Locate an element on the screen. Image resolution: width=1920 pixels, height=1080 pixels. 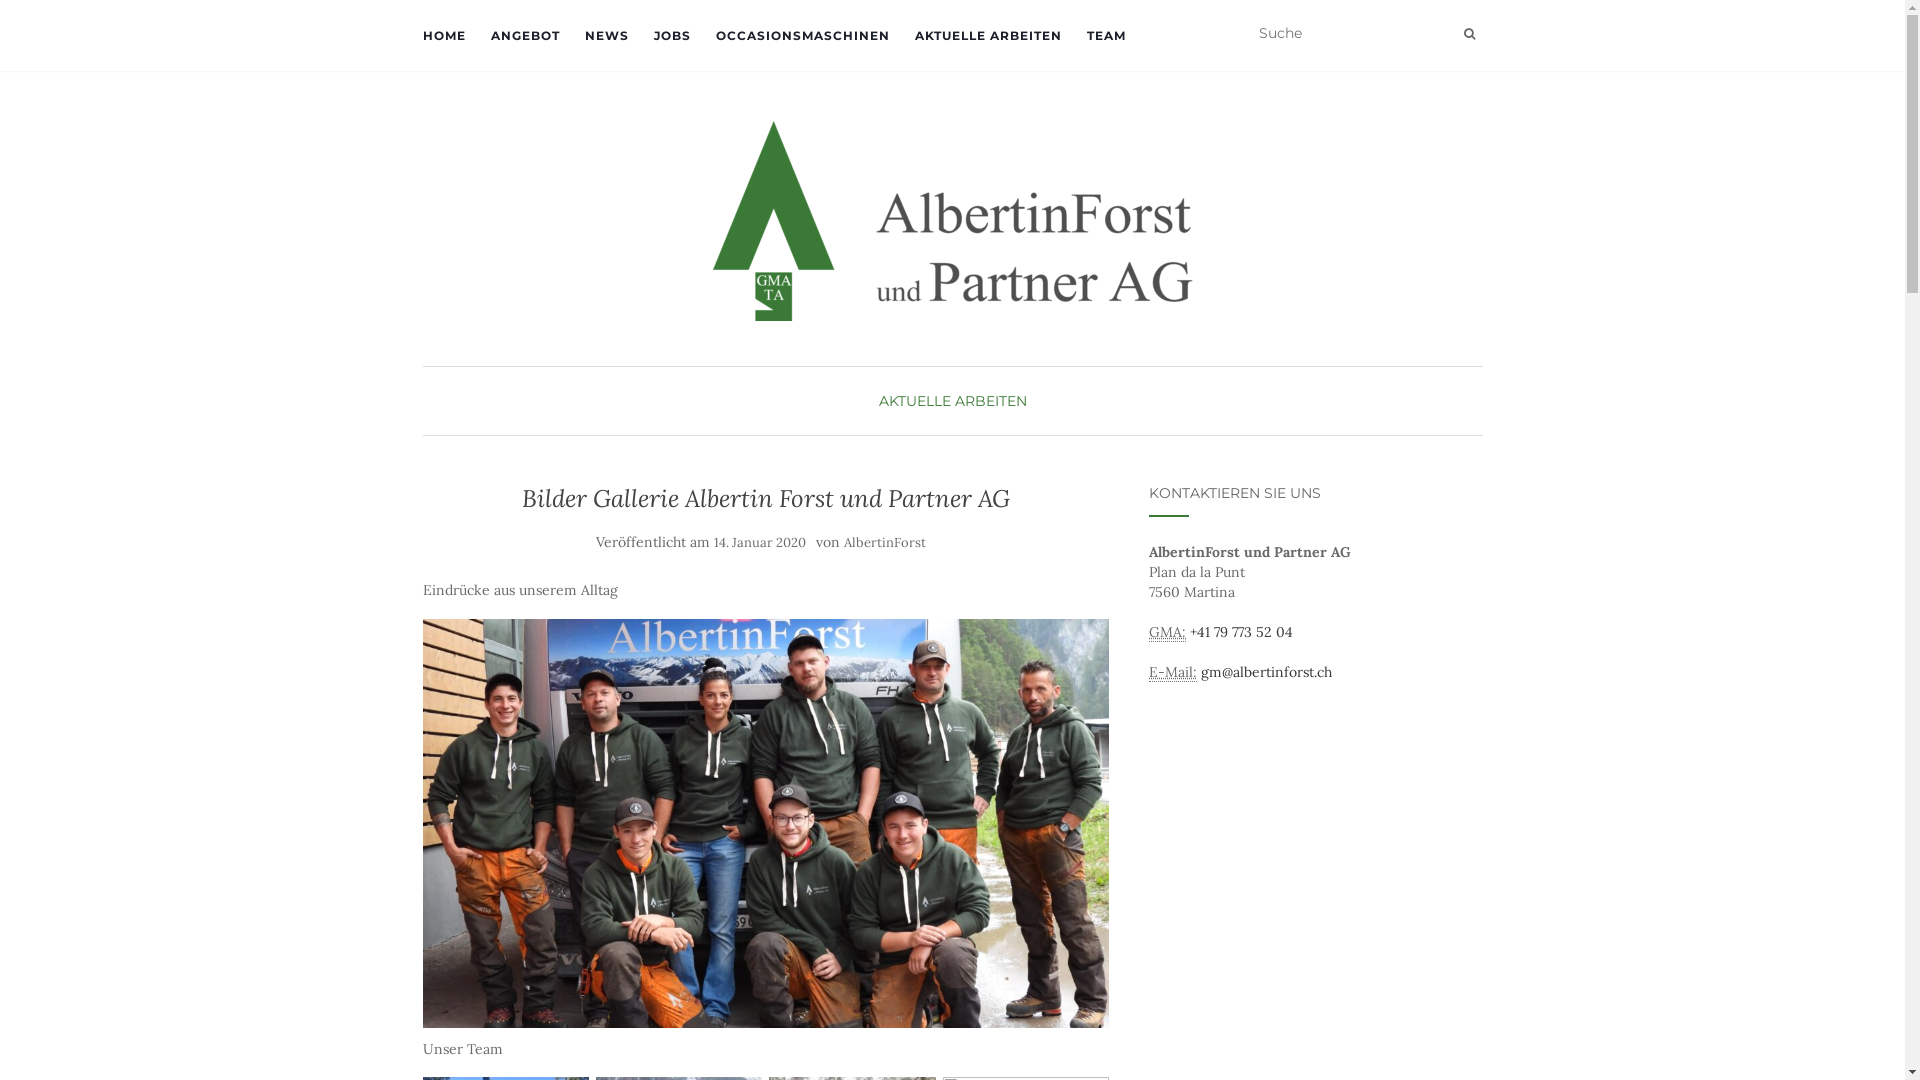
'Suche' is located at coordinates (1469, 34).